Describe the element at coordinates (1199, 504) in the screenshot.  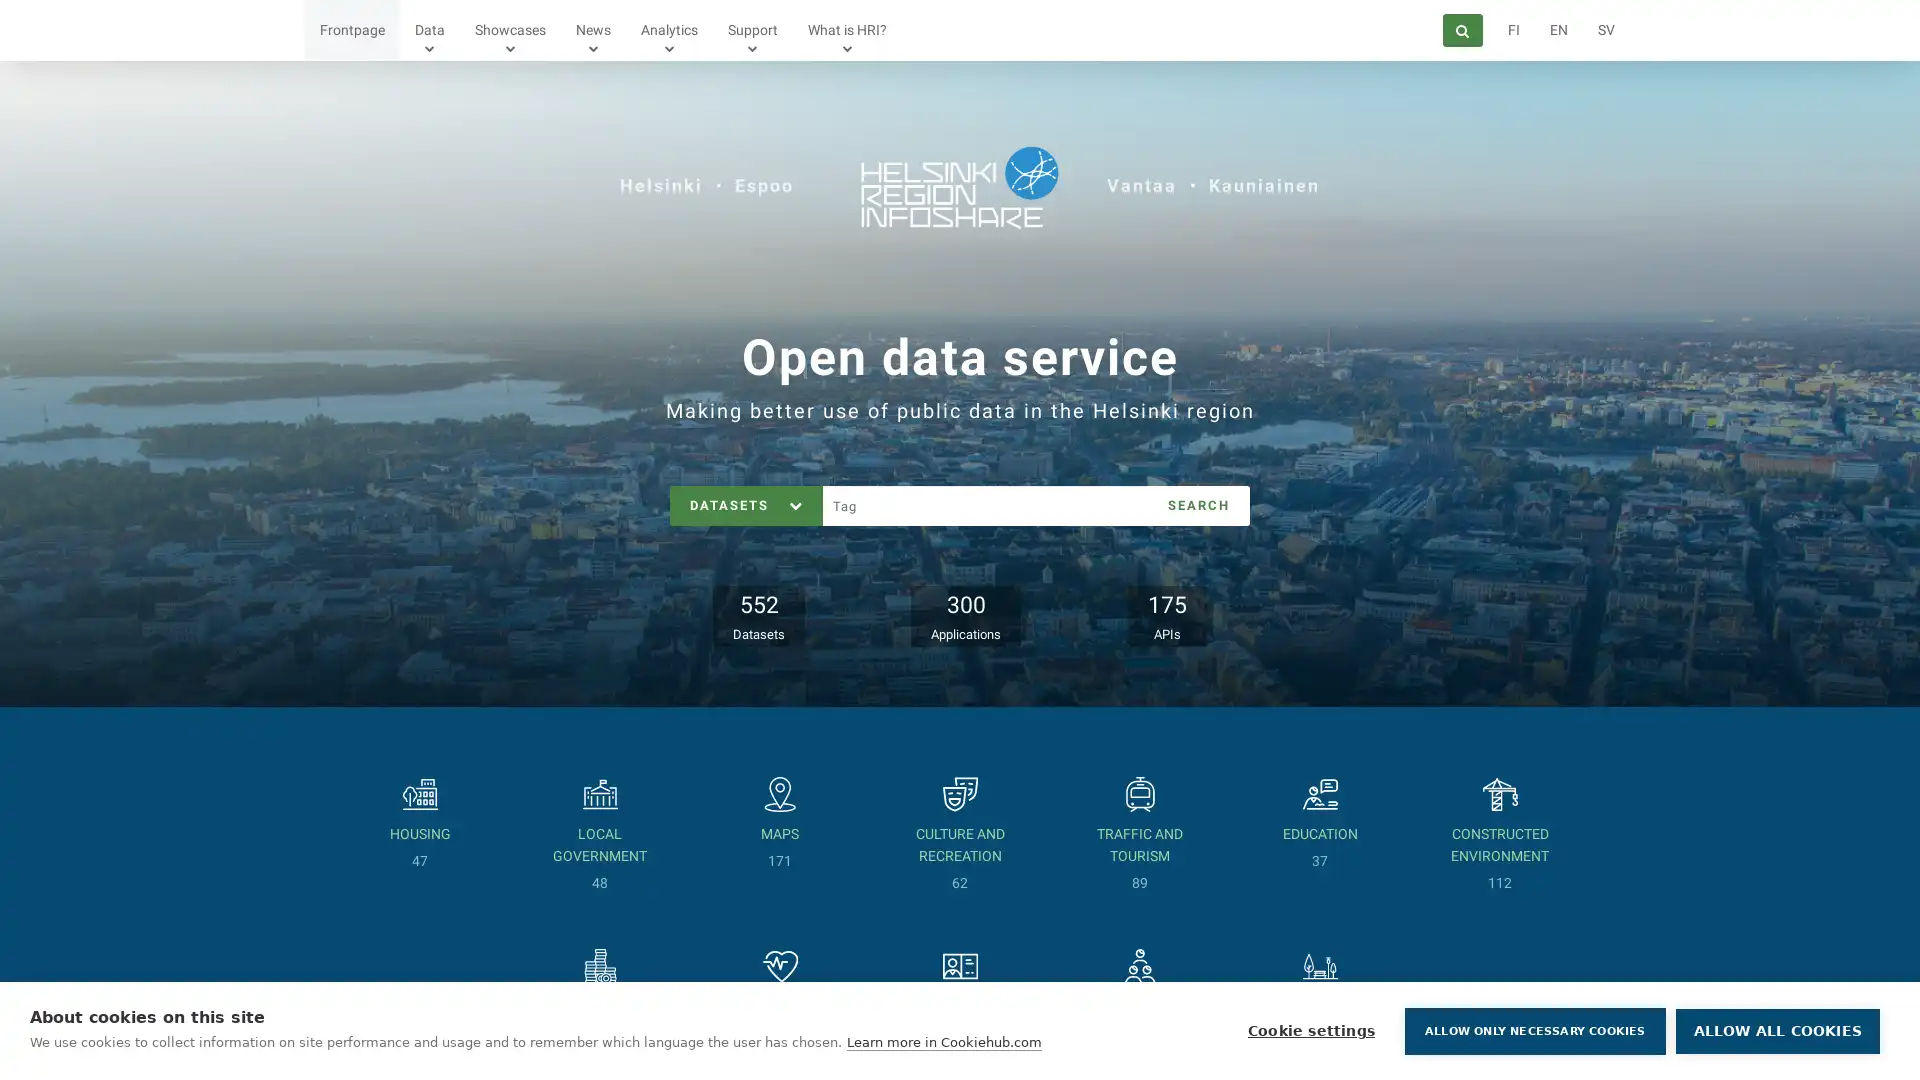
I see `SEARCH` at that location.